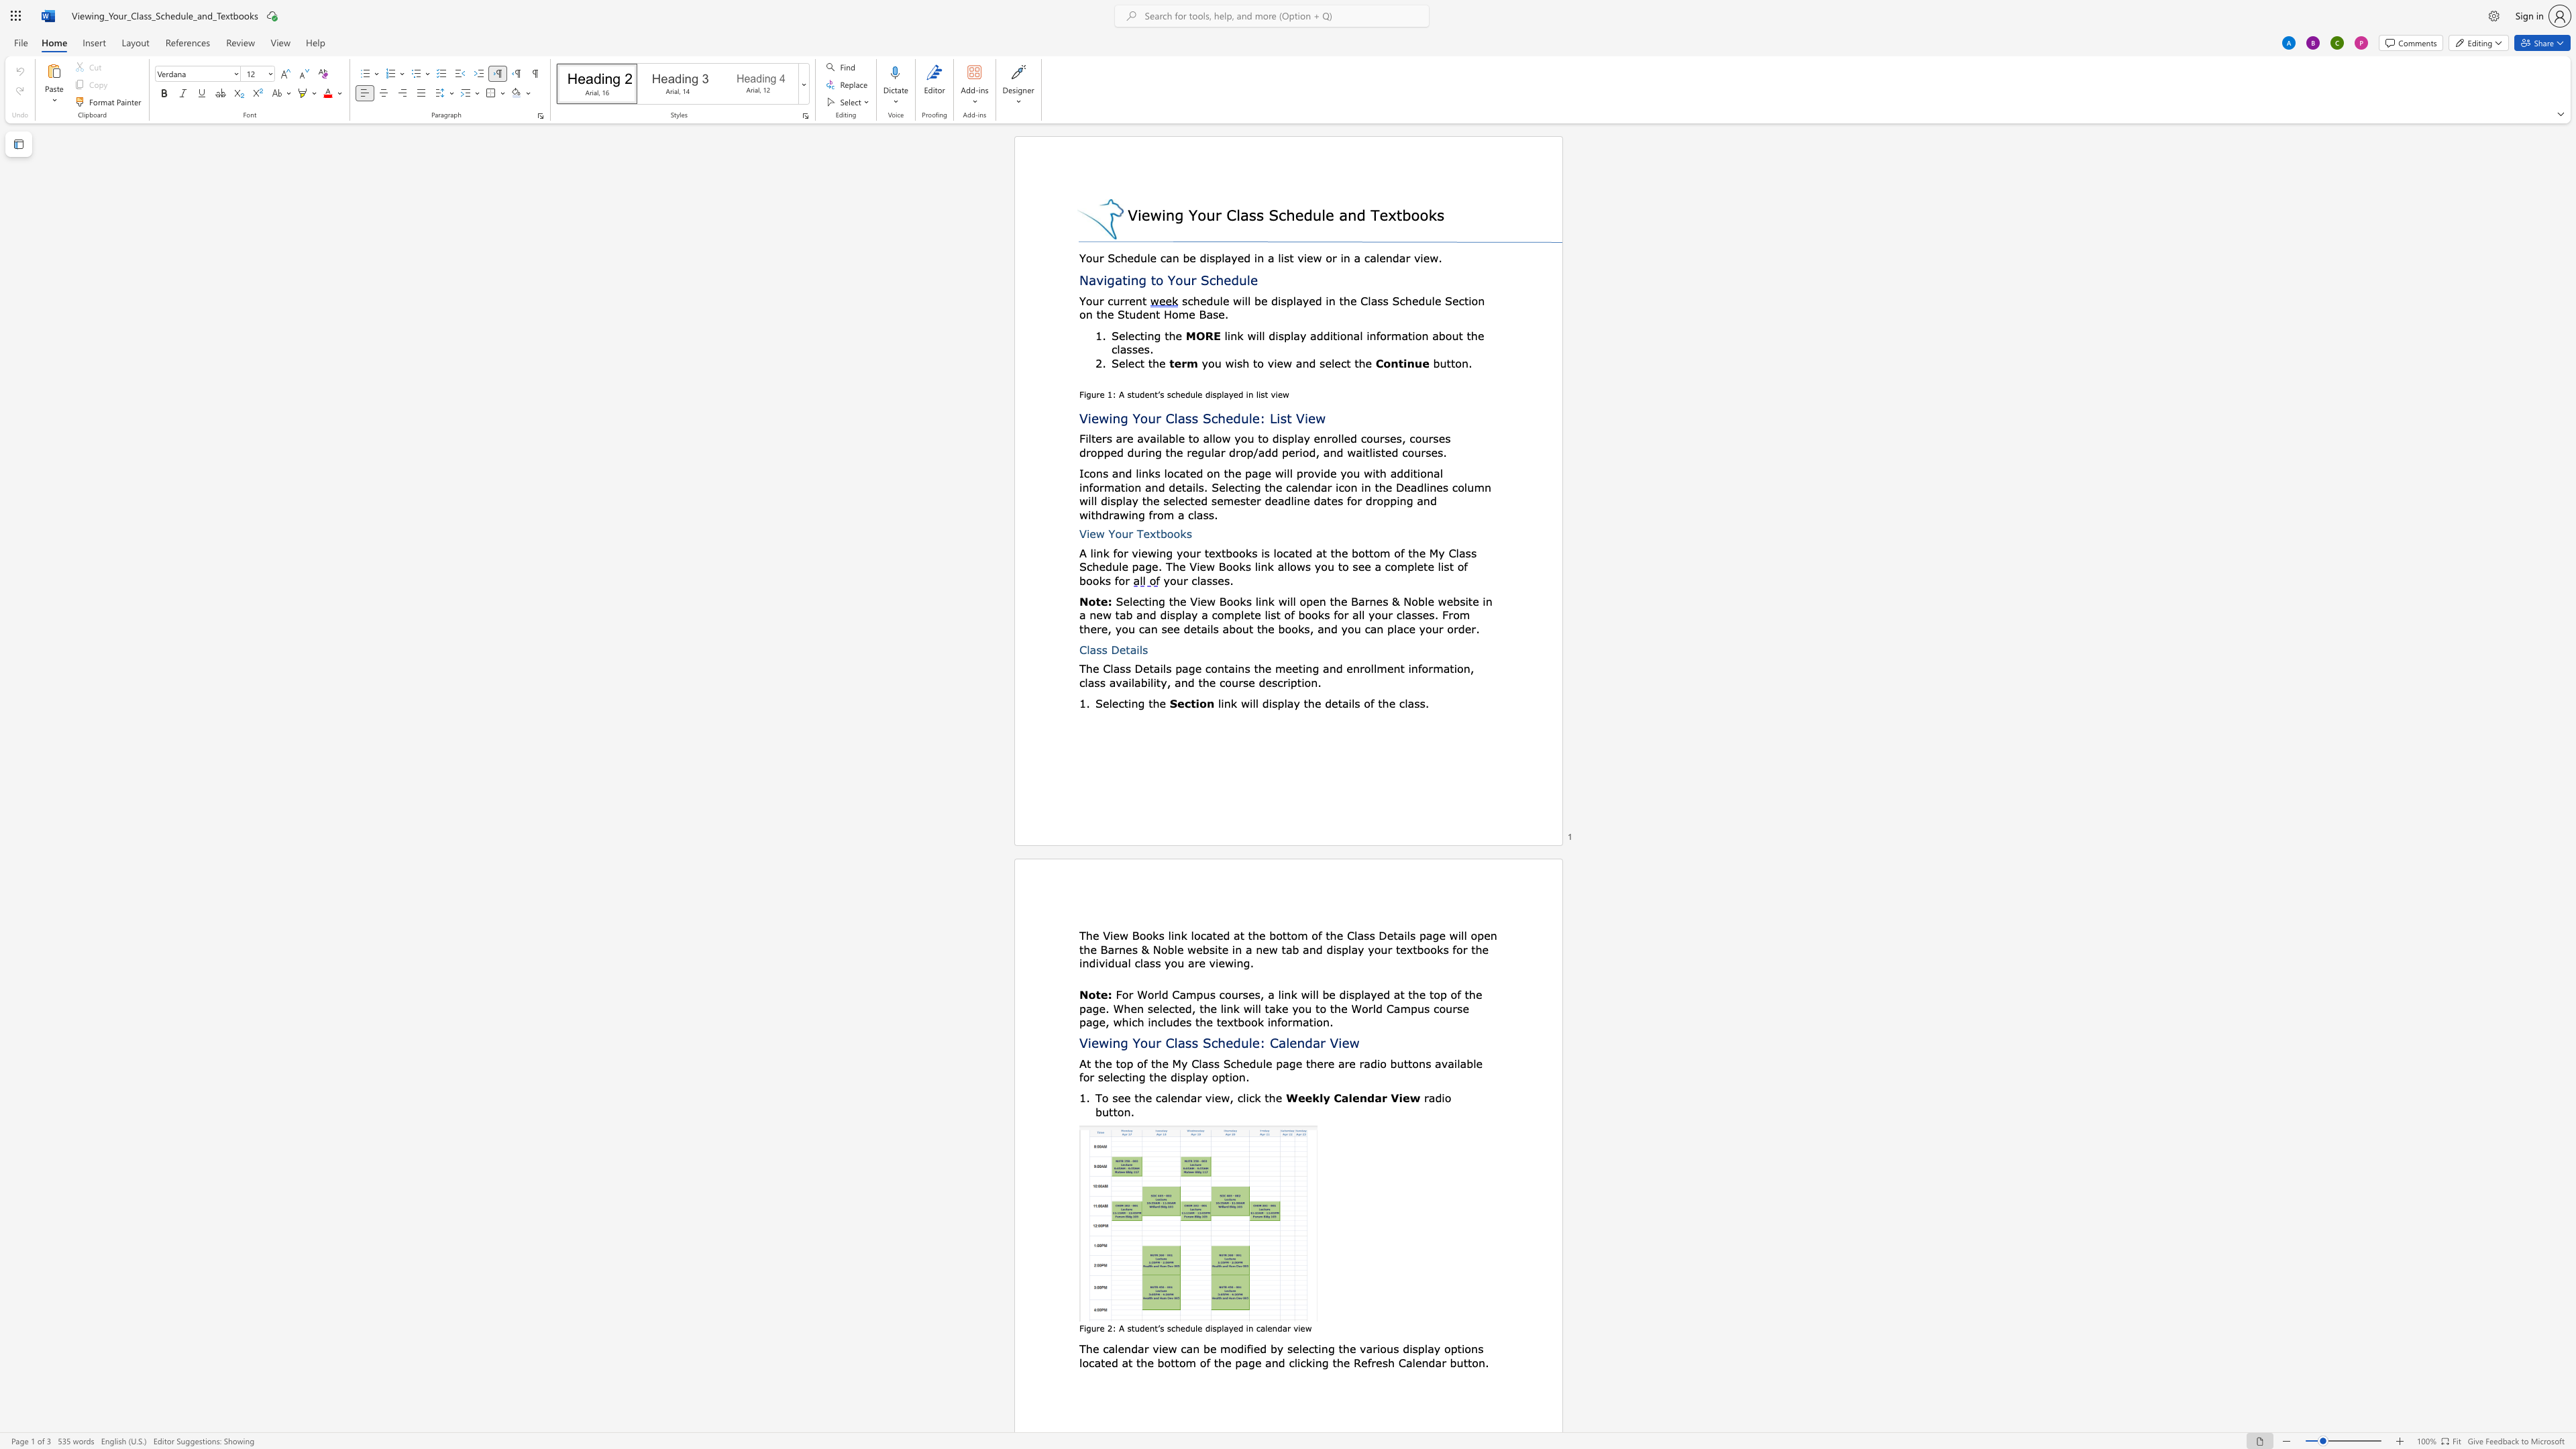 Image resolution: width=2576 pixels, height=1449 pixels. What do you see at coordinates (1080, 1076) in the screenshot?
I see `the 2th character "f" in the text` at bounding box center [1080, 1076].